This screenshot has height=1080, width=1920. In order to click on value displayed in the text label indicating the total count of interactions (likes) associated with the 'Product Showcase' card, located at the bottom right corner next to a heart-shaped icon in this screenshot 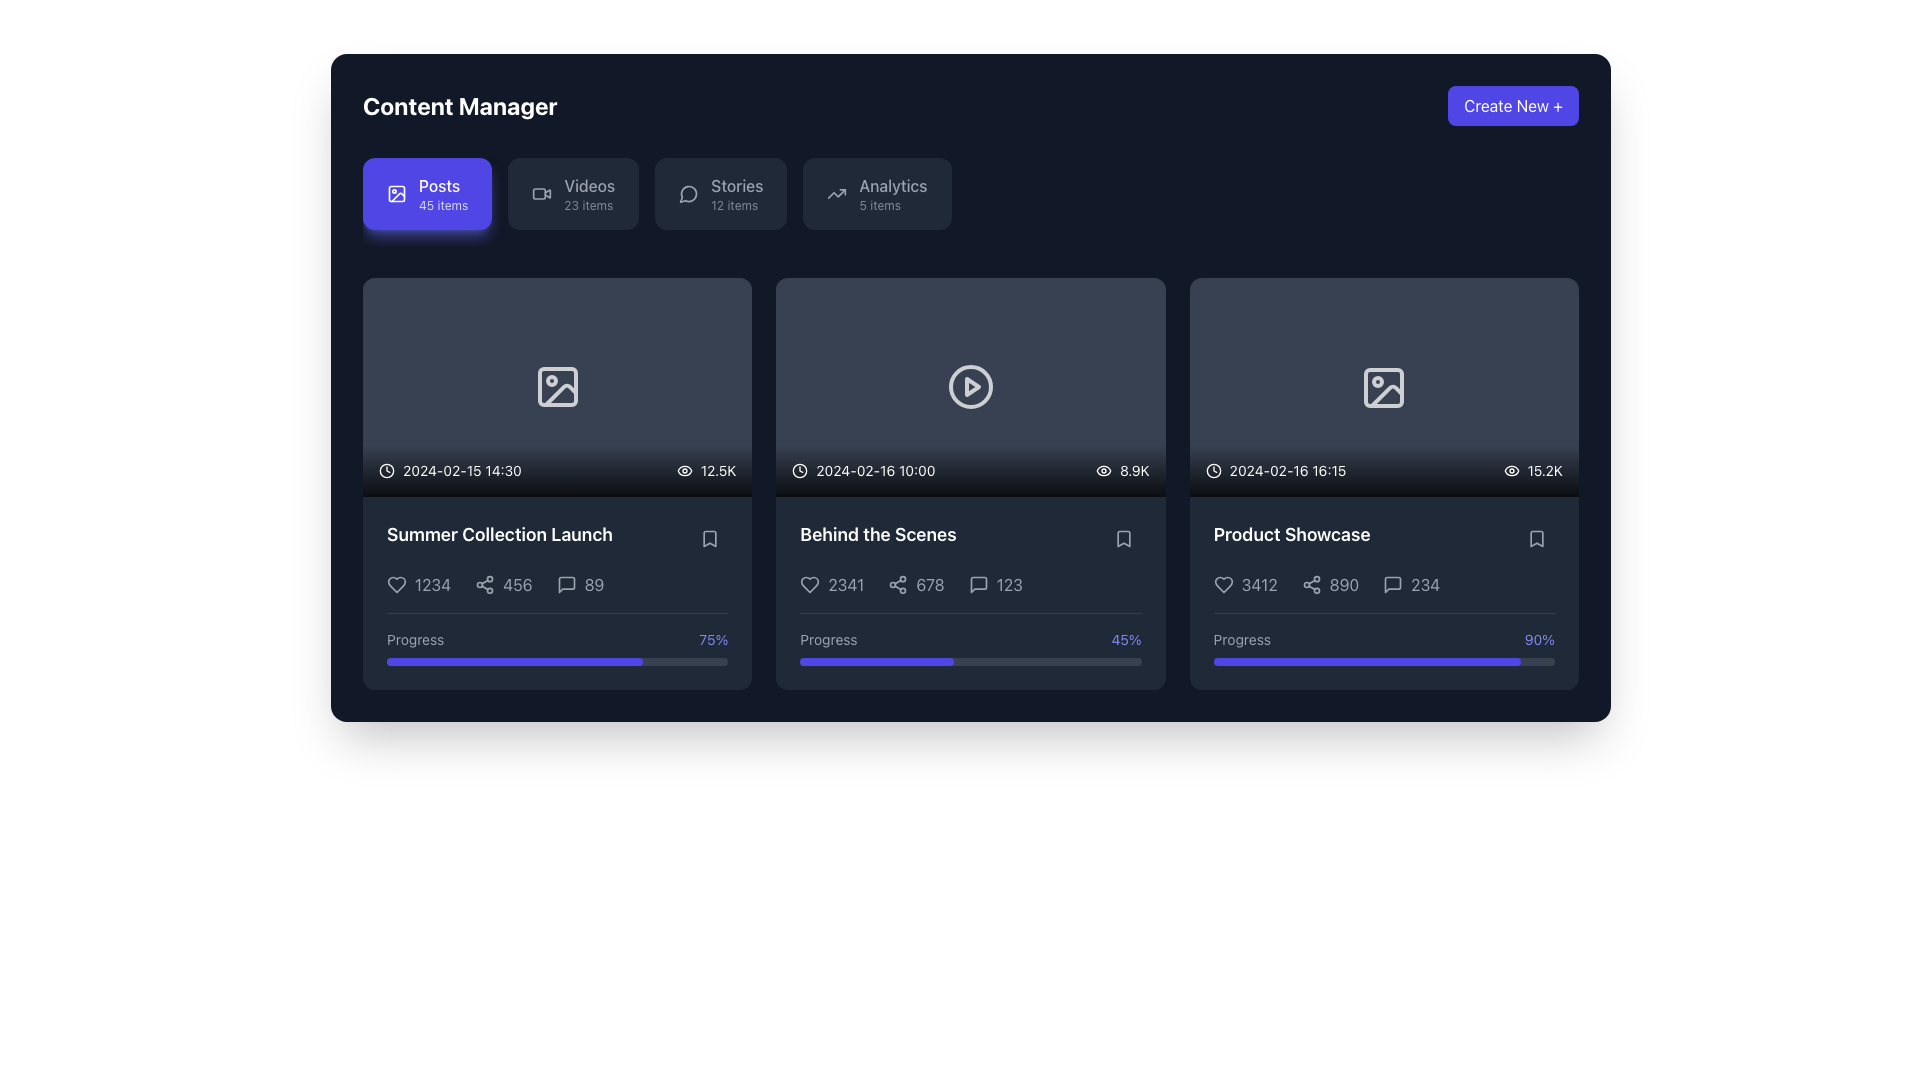, I will do `click(1258, 585)`.